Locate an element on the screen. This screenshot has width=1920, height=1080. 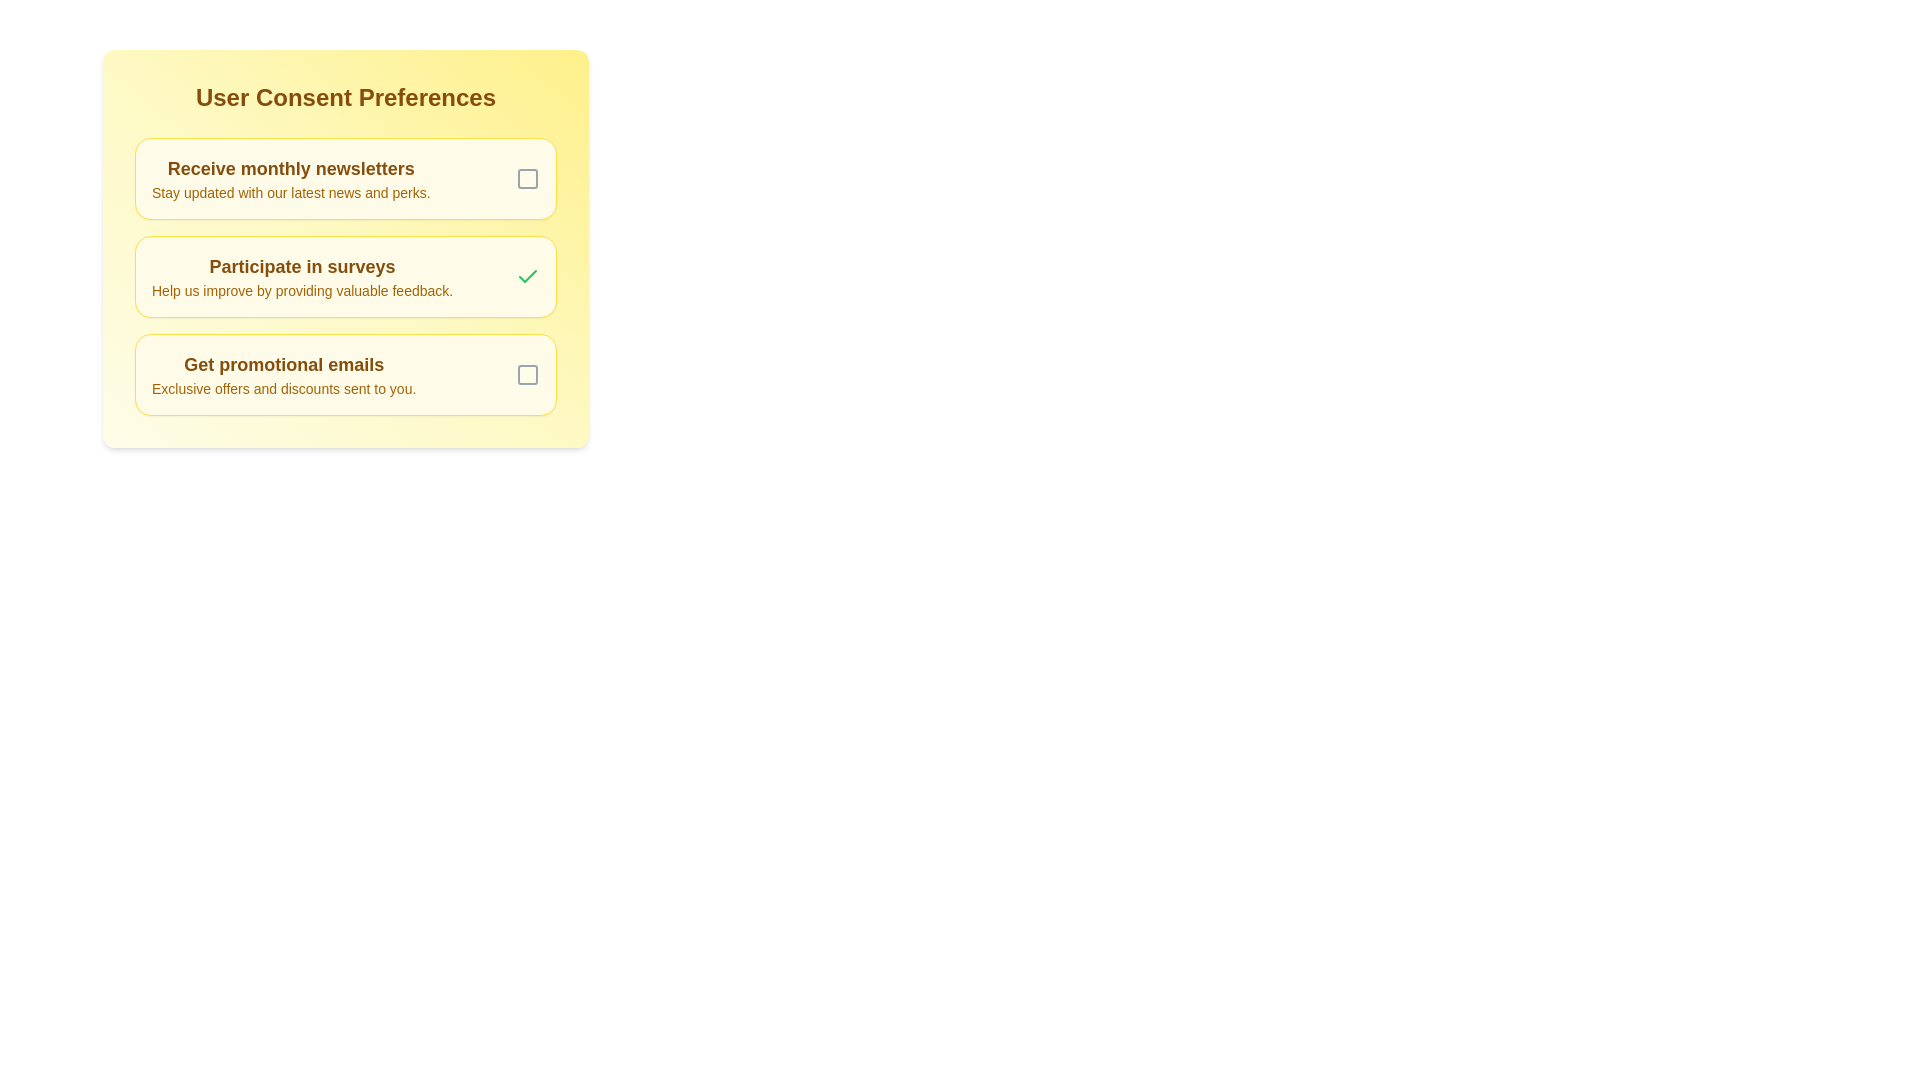
the square-shaped checkbox with a gray outline, located on the far right side of the 'Get promotional emails' section of the consent preferences interface is located at coordinates (528, 374).